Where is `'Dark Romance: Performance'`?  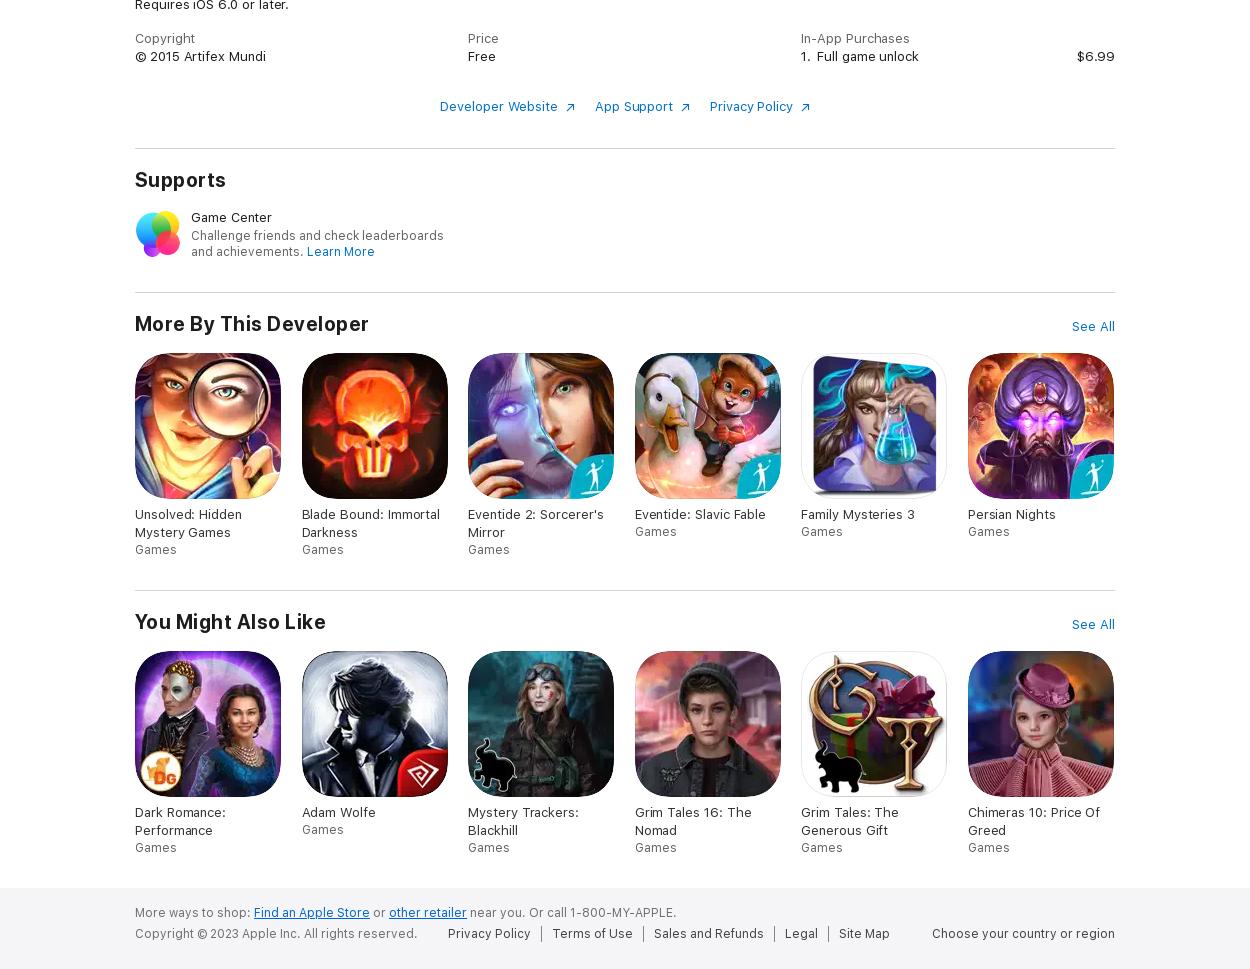 'Dark Romance: Performance' is located at coordinates (180, 820).